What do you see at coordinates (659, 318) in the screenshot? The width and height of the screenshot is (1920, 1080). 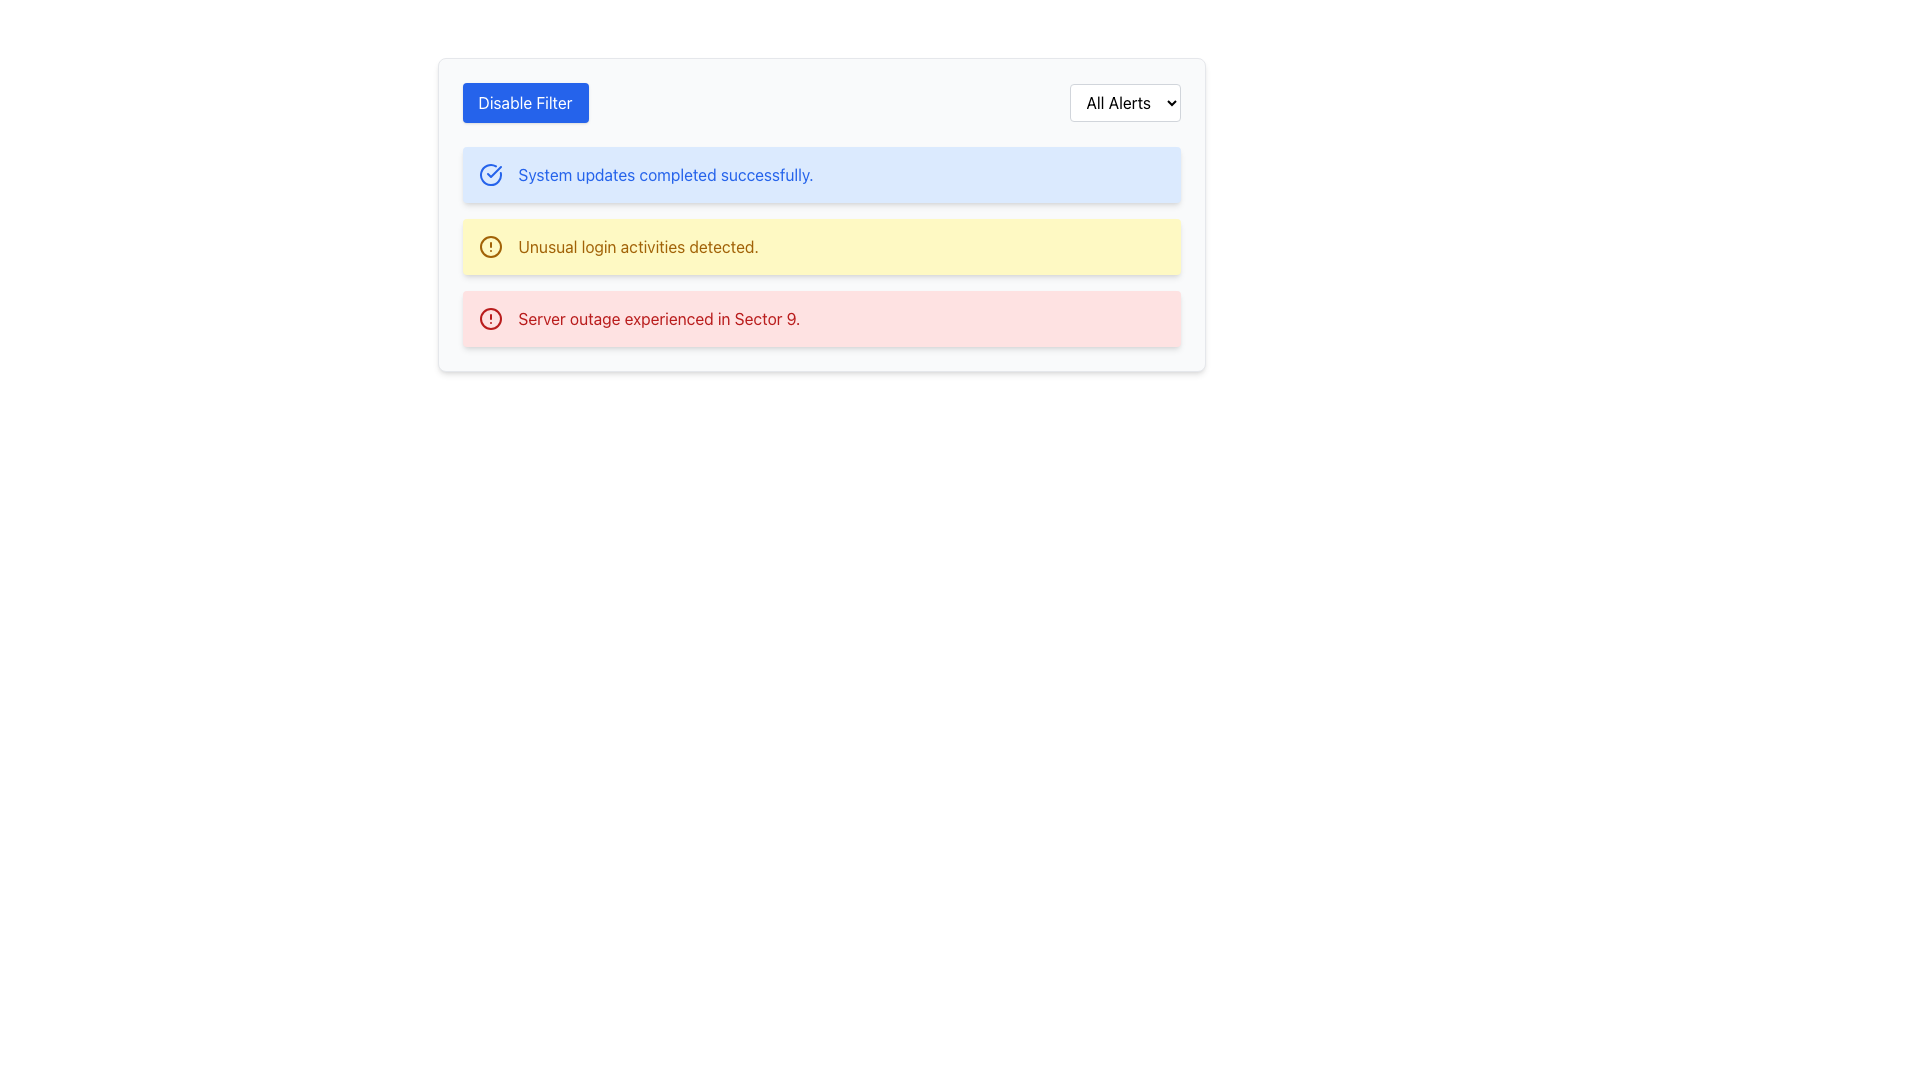 I see `alert message text located in the bottom alert box of the vertical list of notifications, which is styled with red highlights` at bounding box center [659, 318].